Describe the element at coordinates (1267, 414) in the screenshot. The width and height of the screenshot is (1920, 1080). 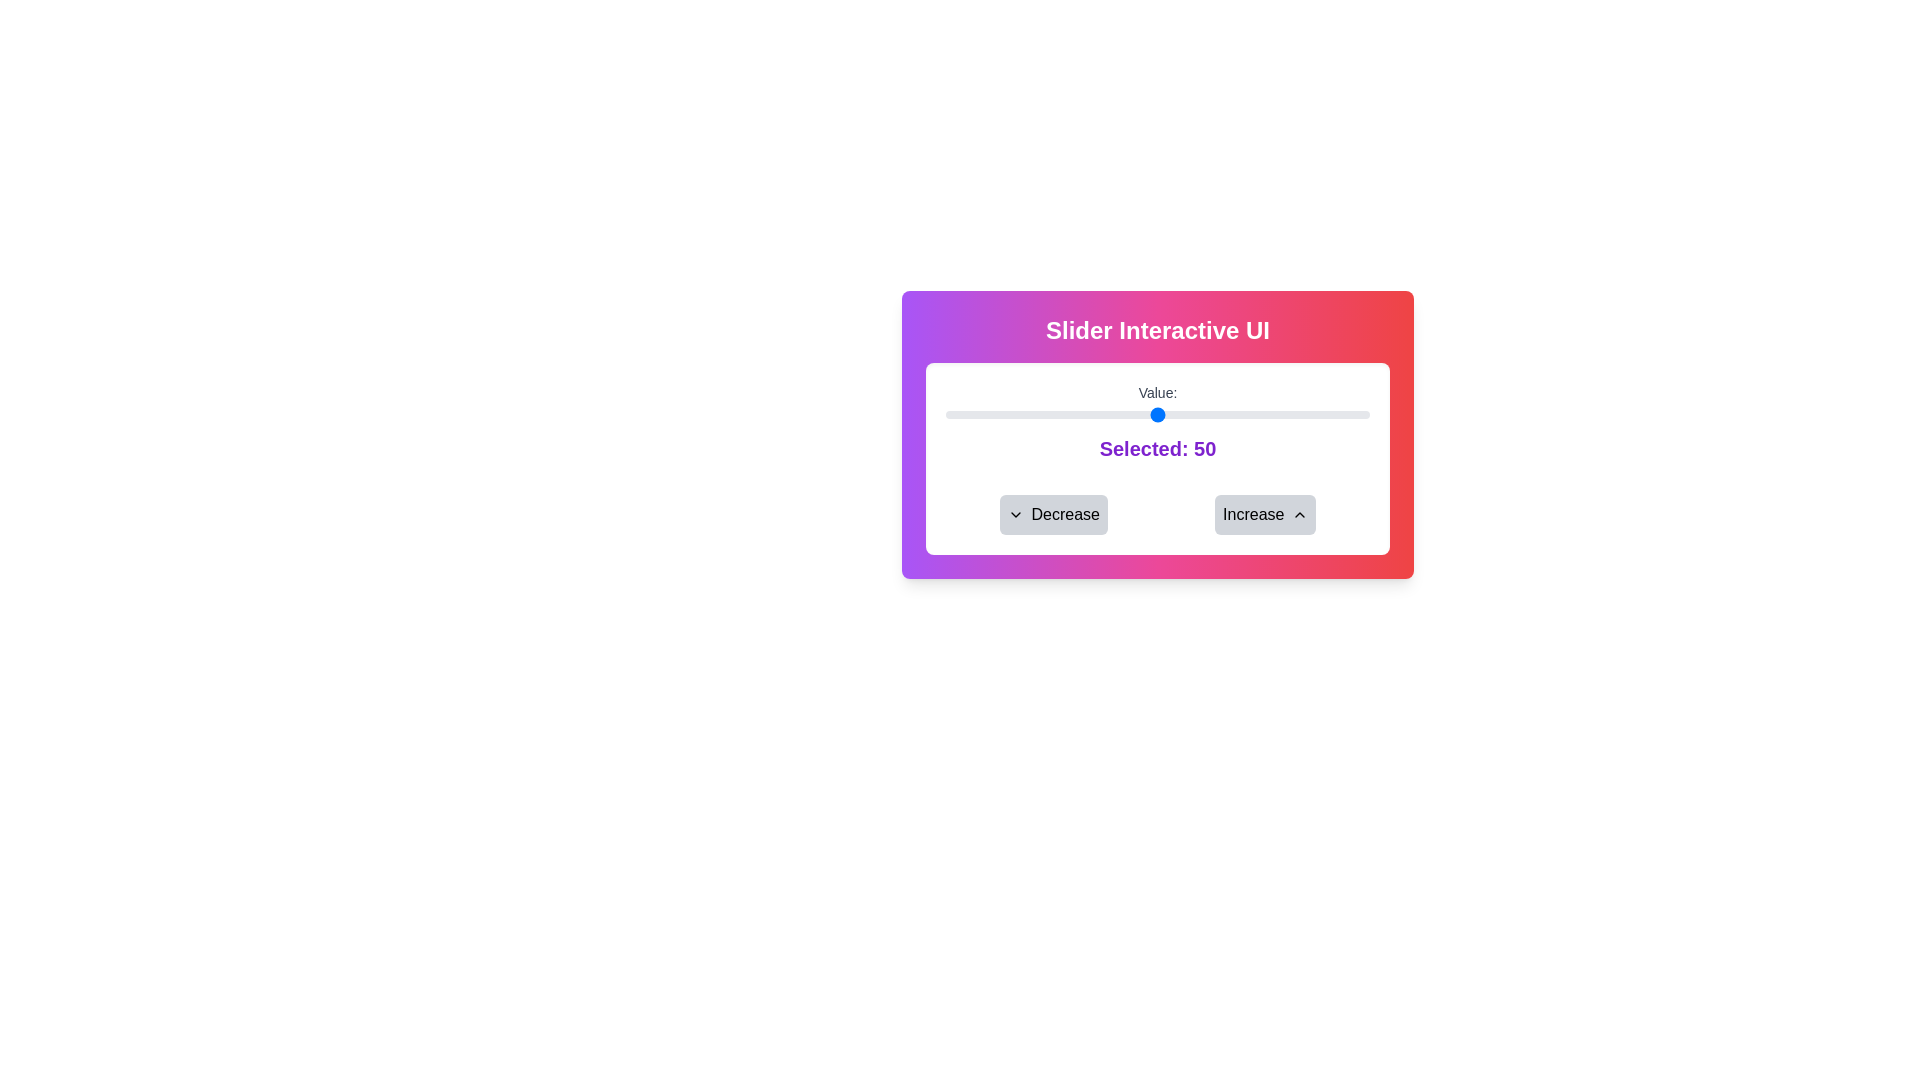
I see `slider value` at that location.